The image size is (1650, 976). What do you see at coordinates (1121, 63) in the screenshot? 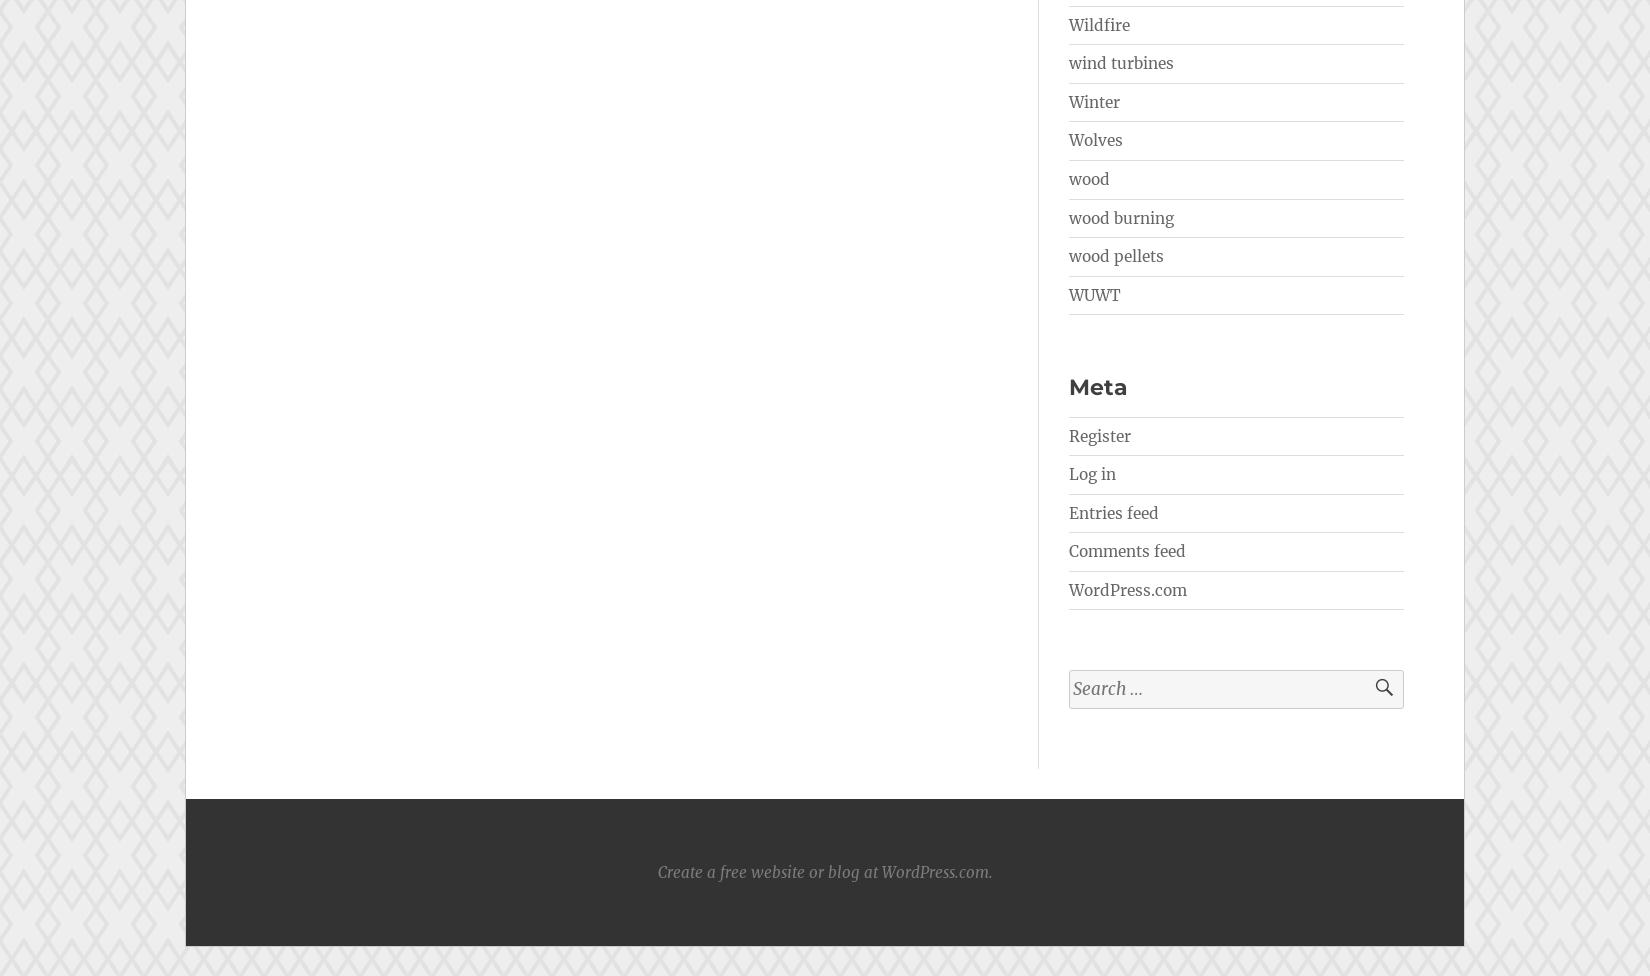
I see `'wind turbines'` at bounding box center [1121, 63].